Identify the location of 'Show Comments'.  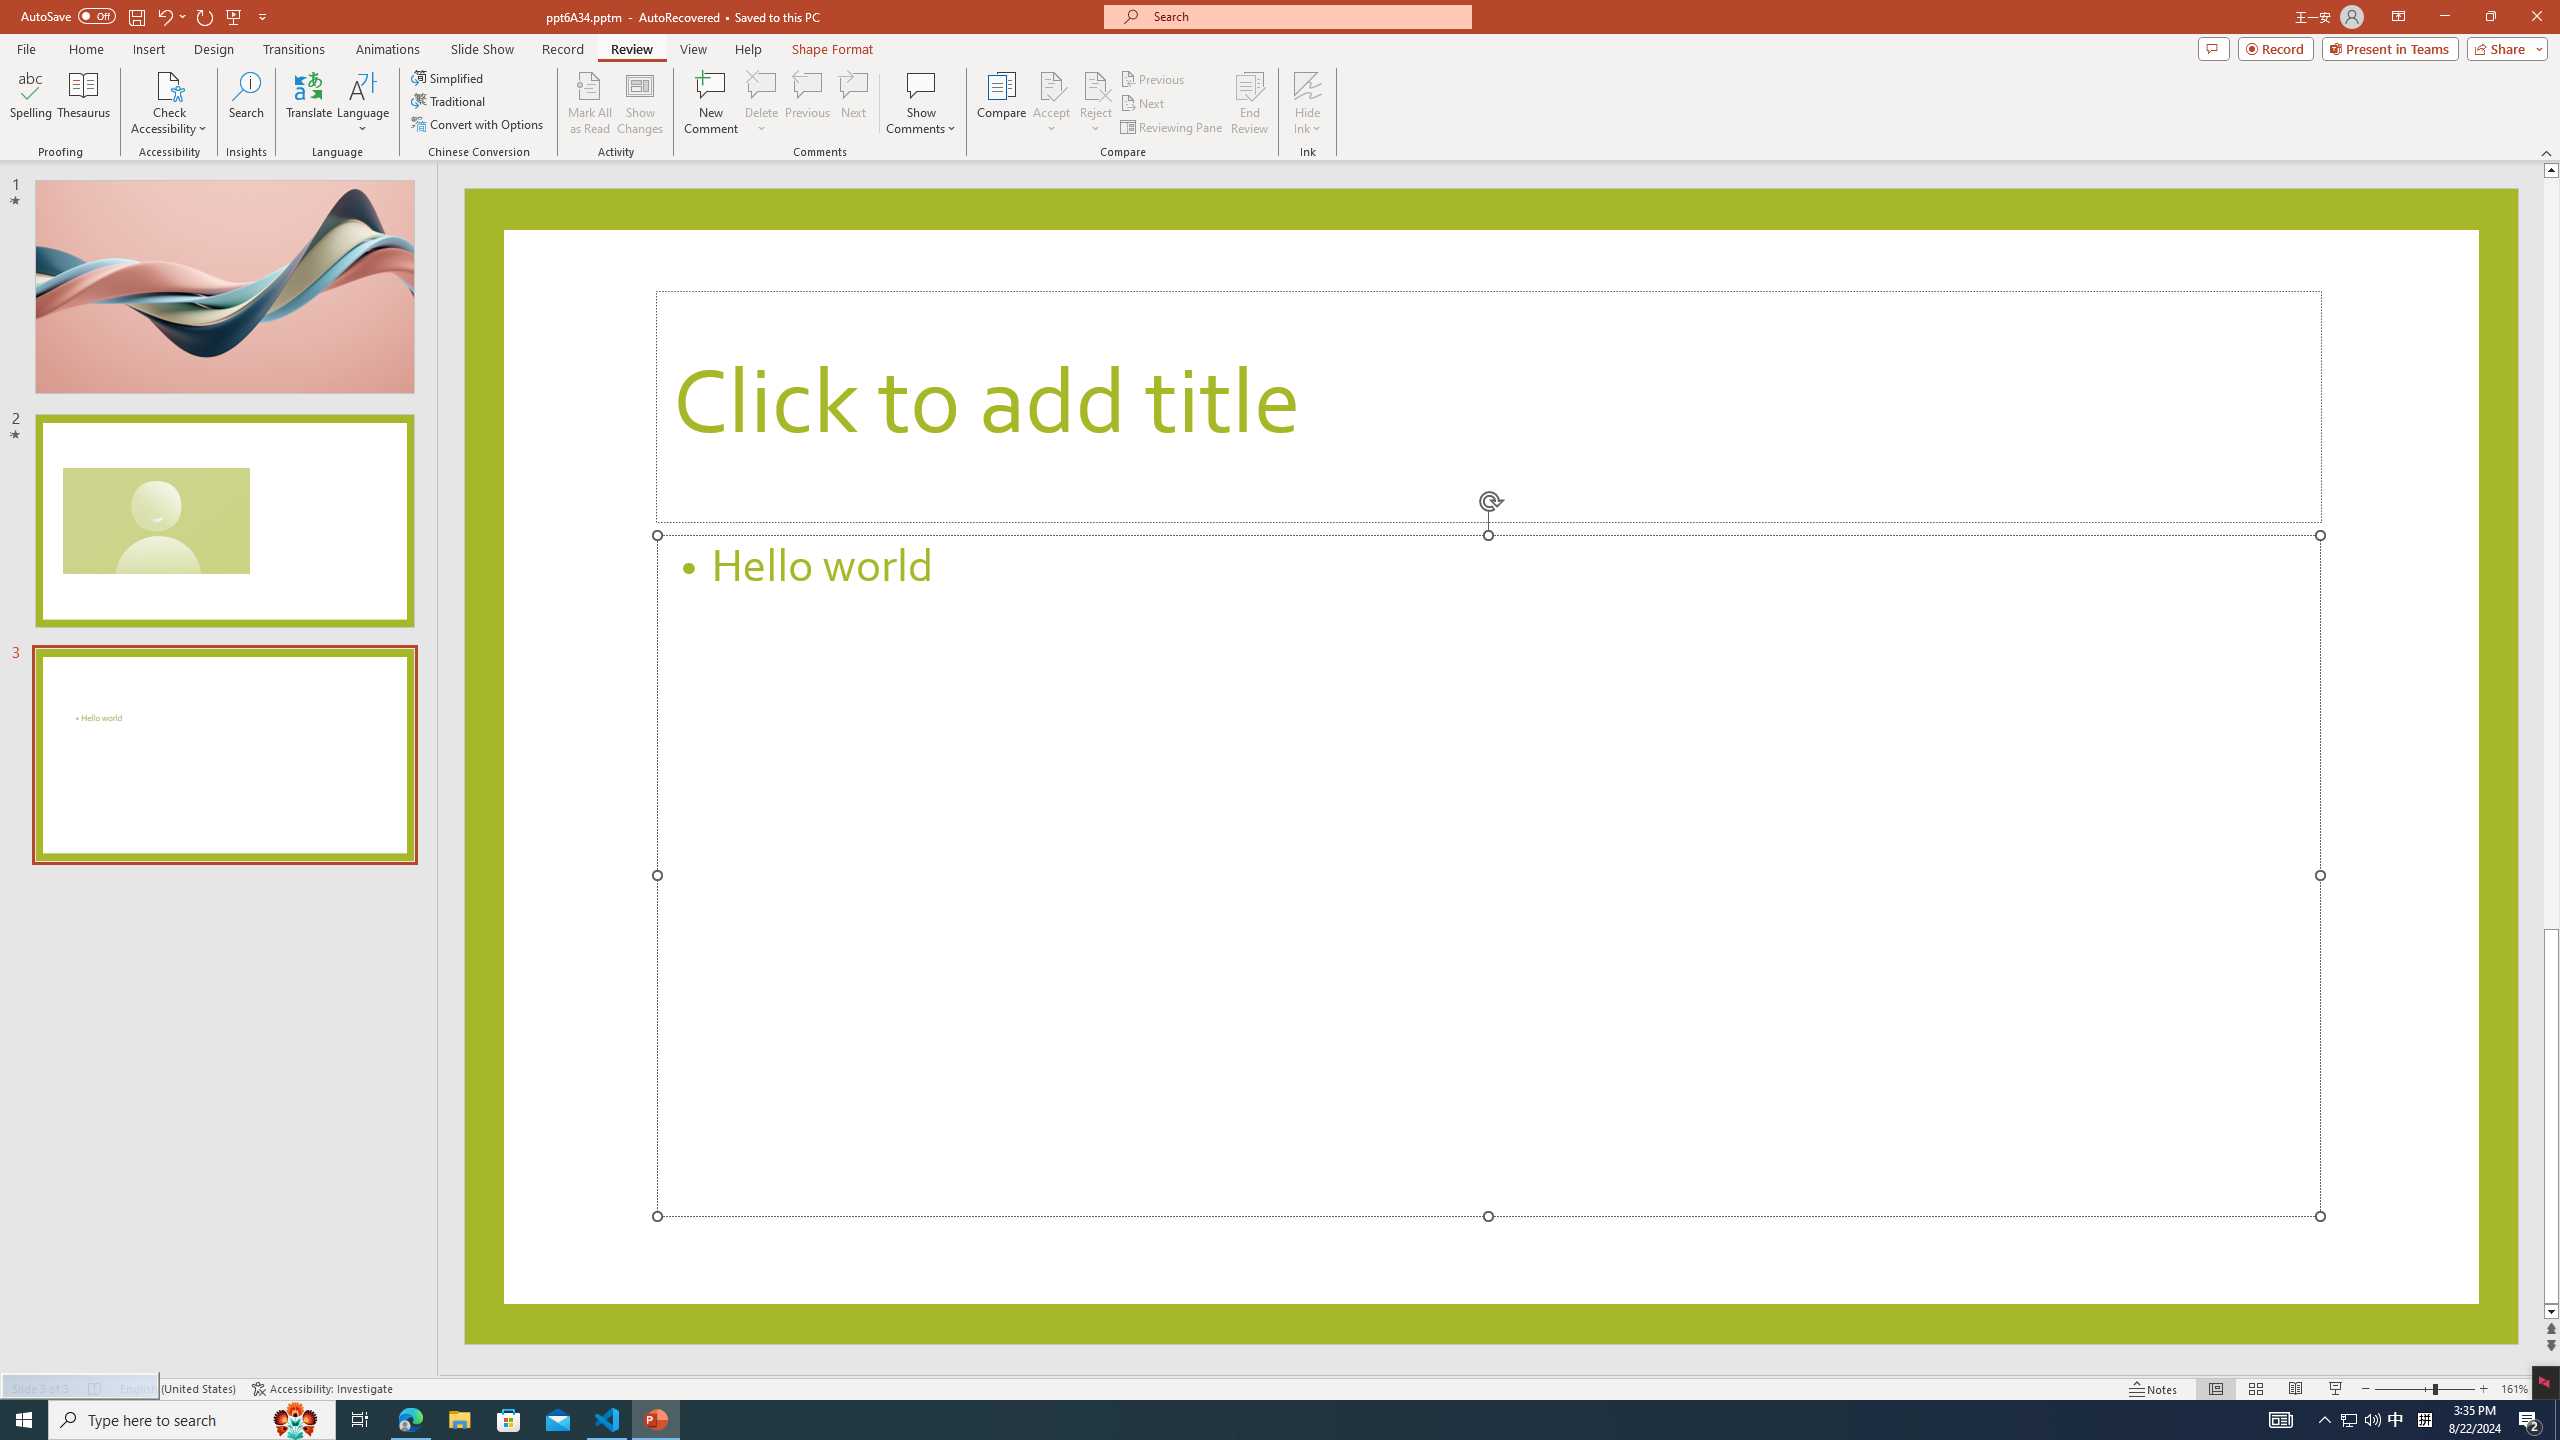
(921, 103).